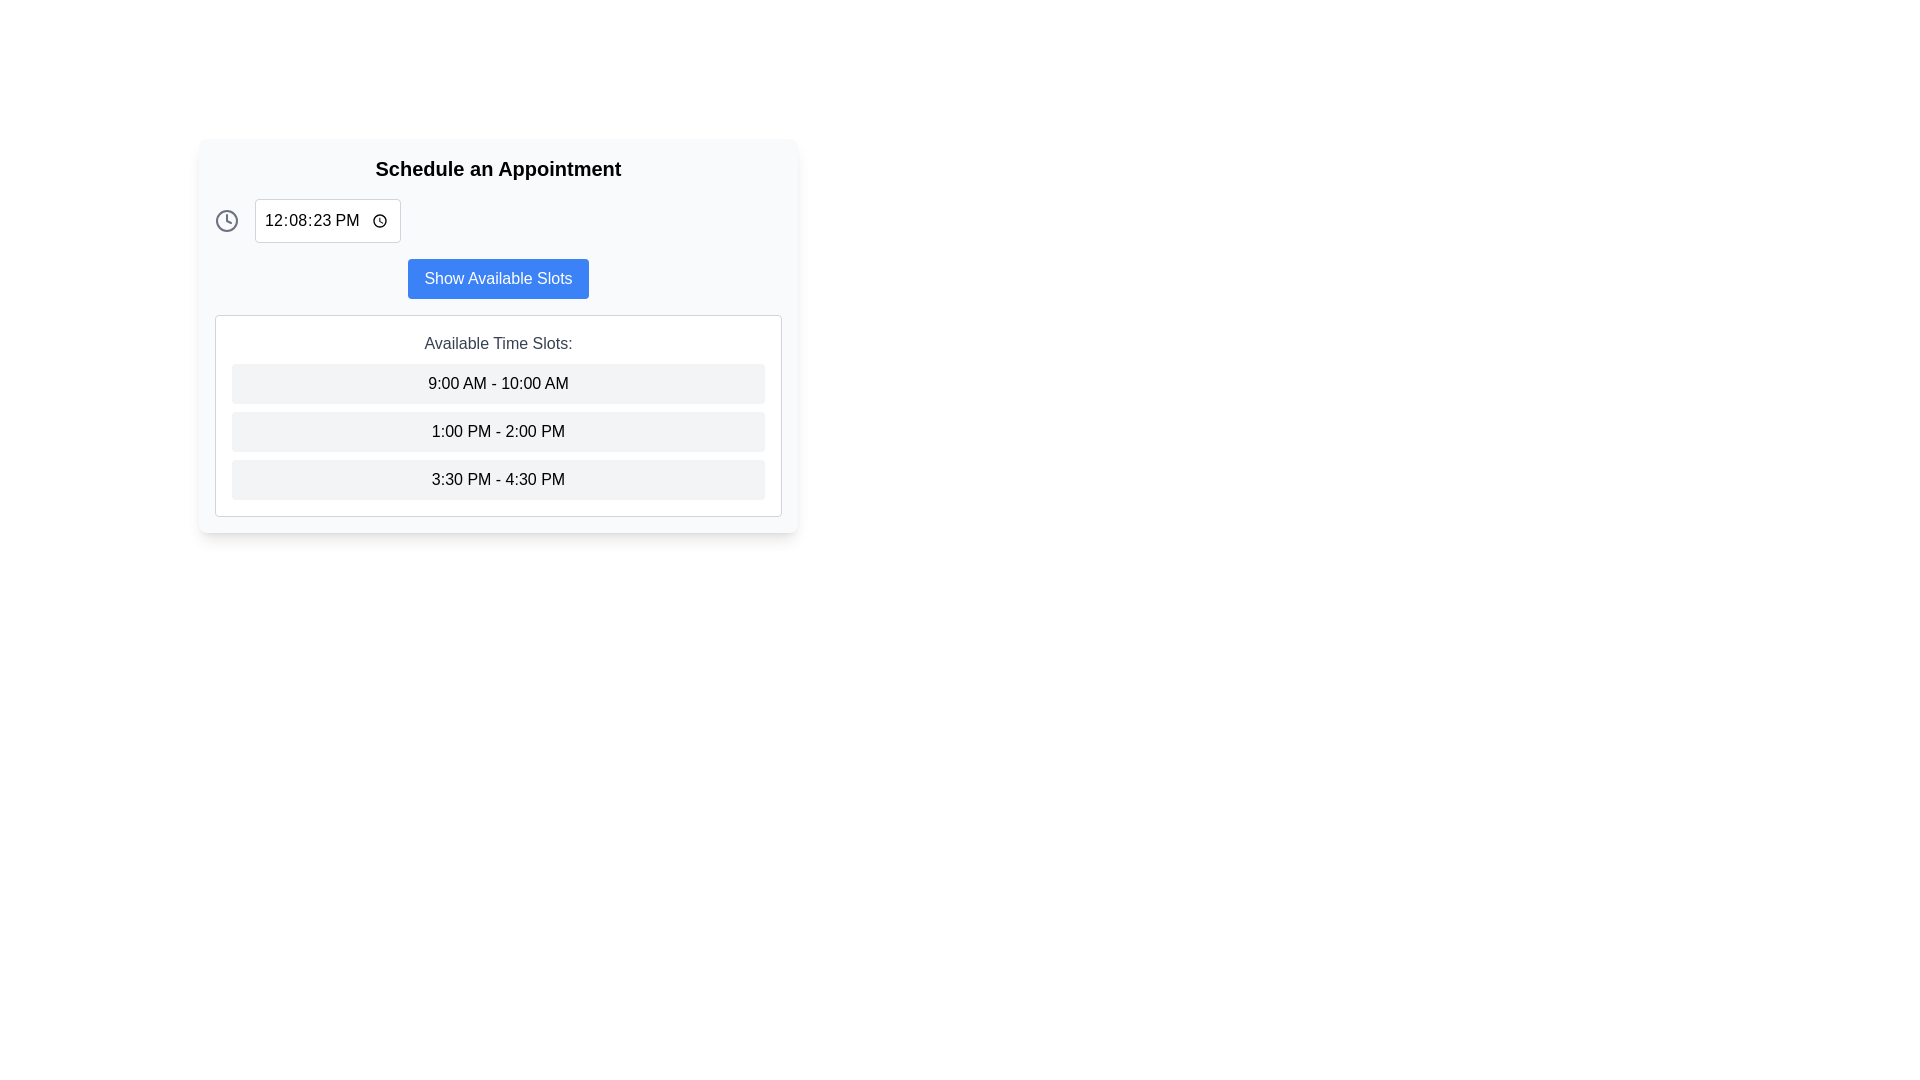 The image size is (1920, 1080). What do you see at coordinates (498, 415) in the screenshot?
I see `the informational panel displaying time slots for appointments, located below the 'Show Available Slots' button within the 'Schedule an Appointment' panel` at bounding box center [498, 415].